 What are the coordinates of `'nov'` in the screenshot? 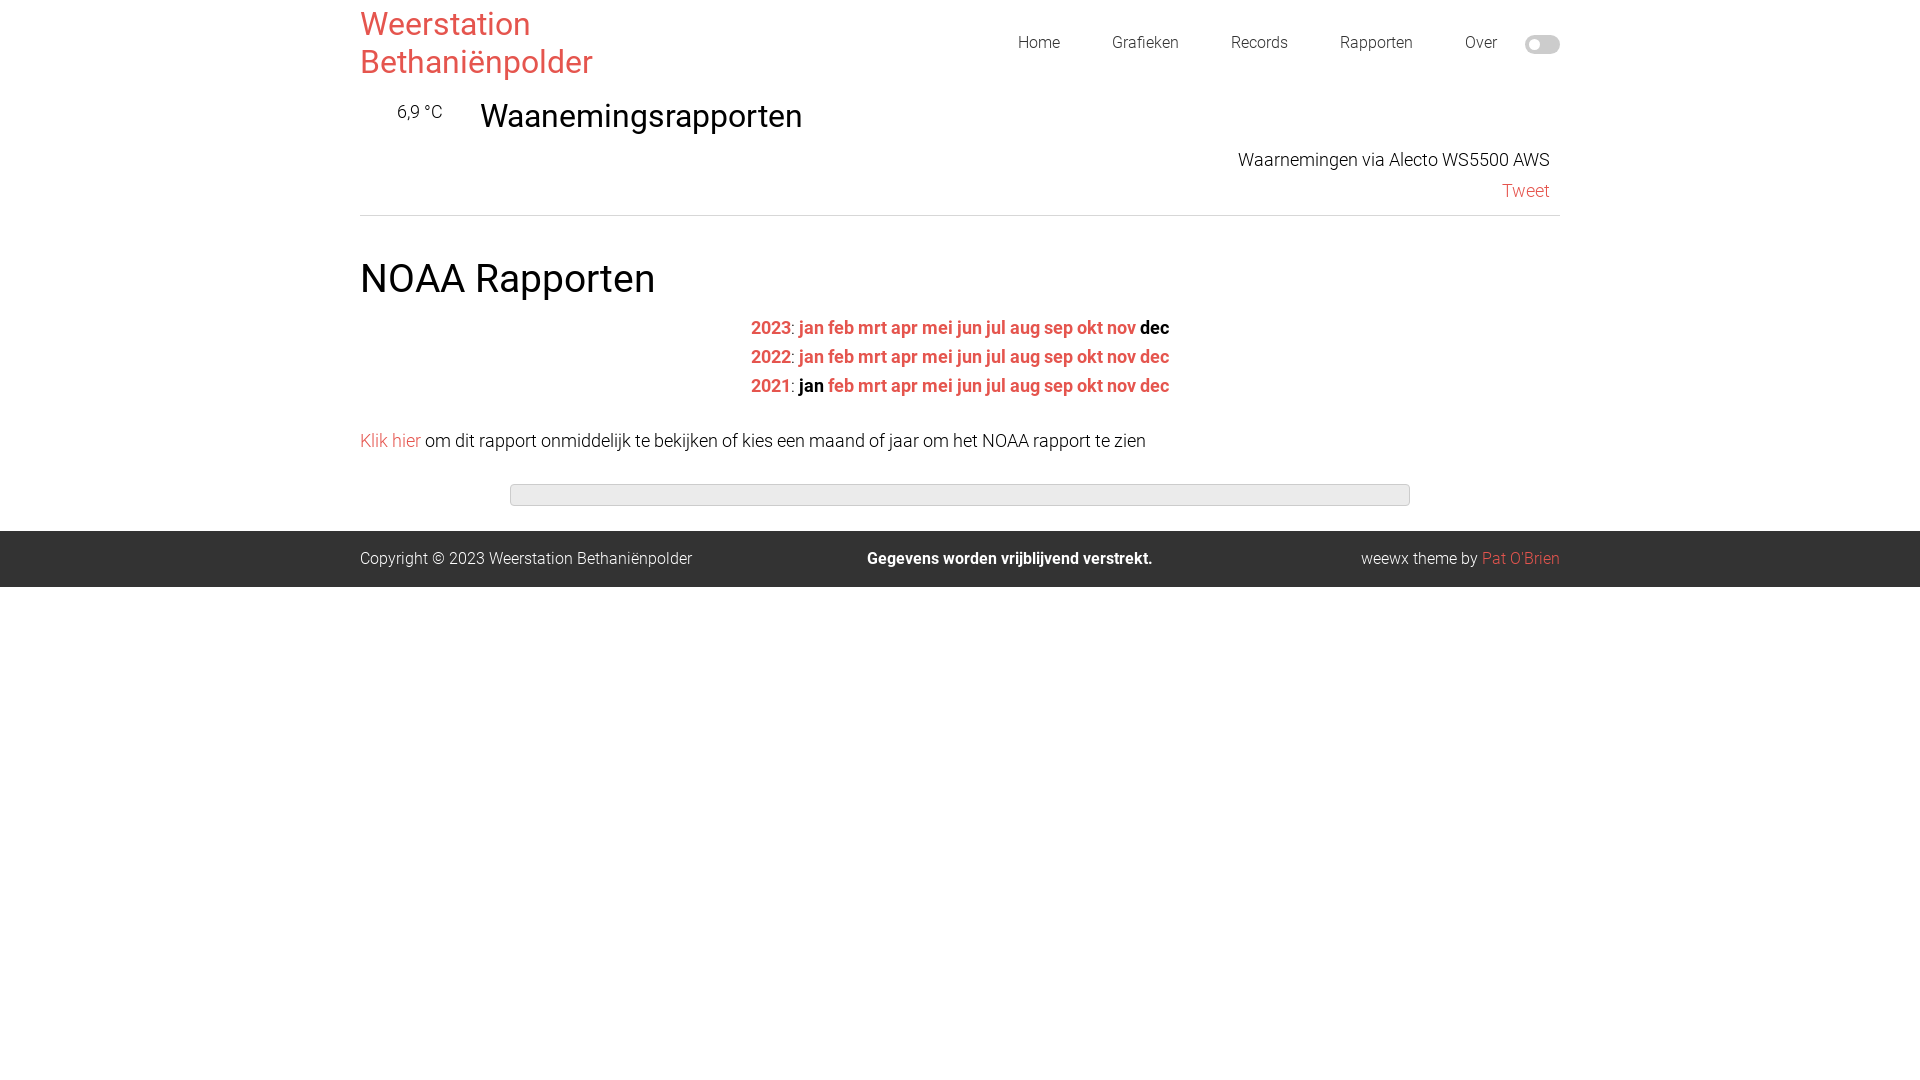 It's located at (1121, 326).